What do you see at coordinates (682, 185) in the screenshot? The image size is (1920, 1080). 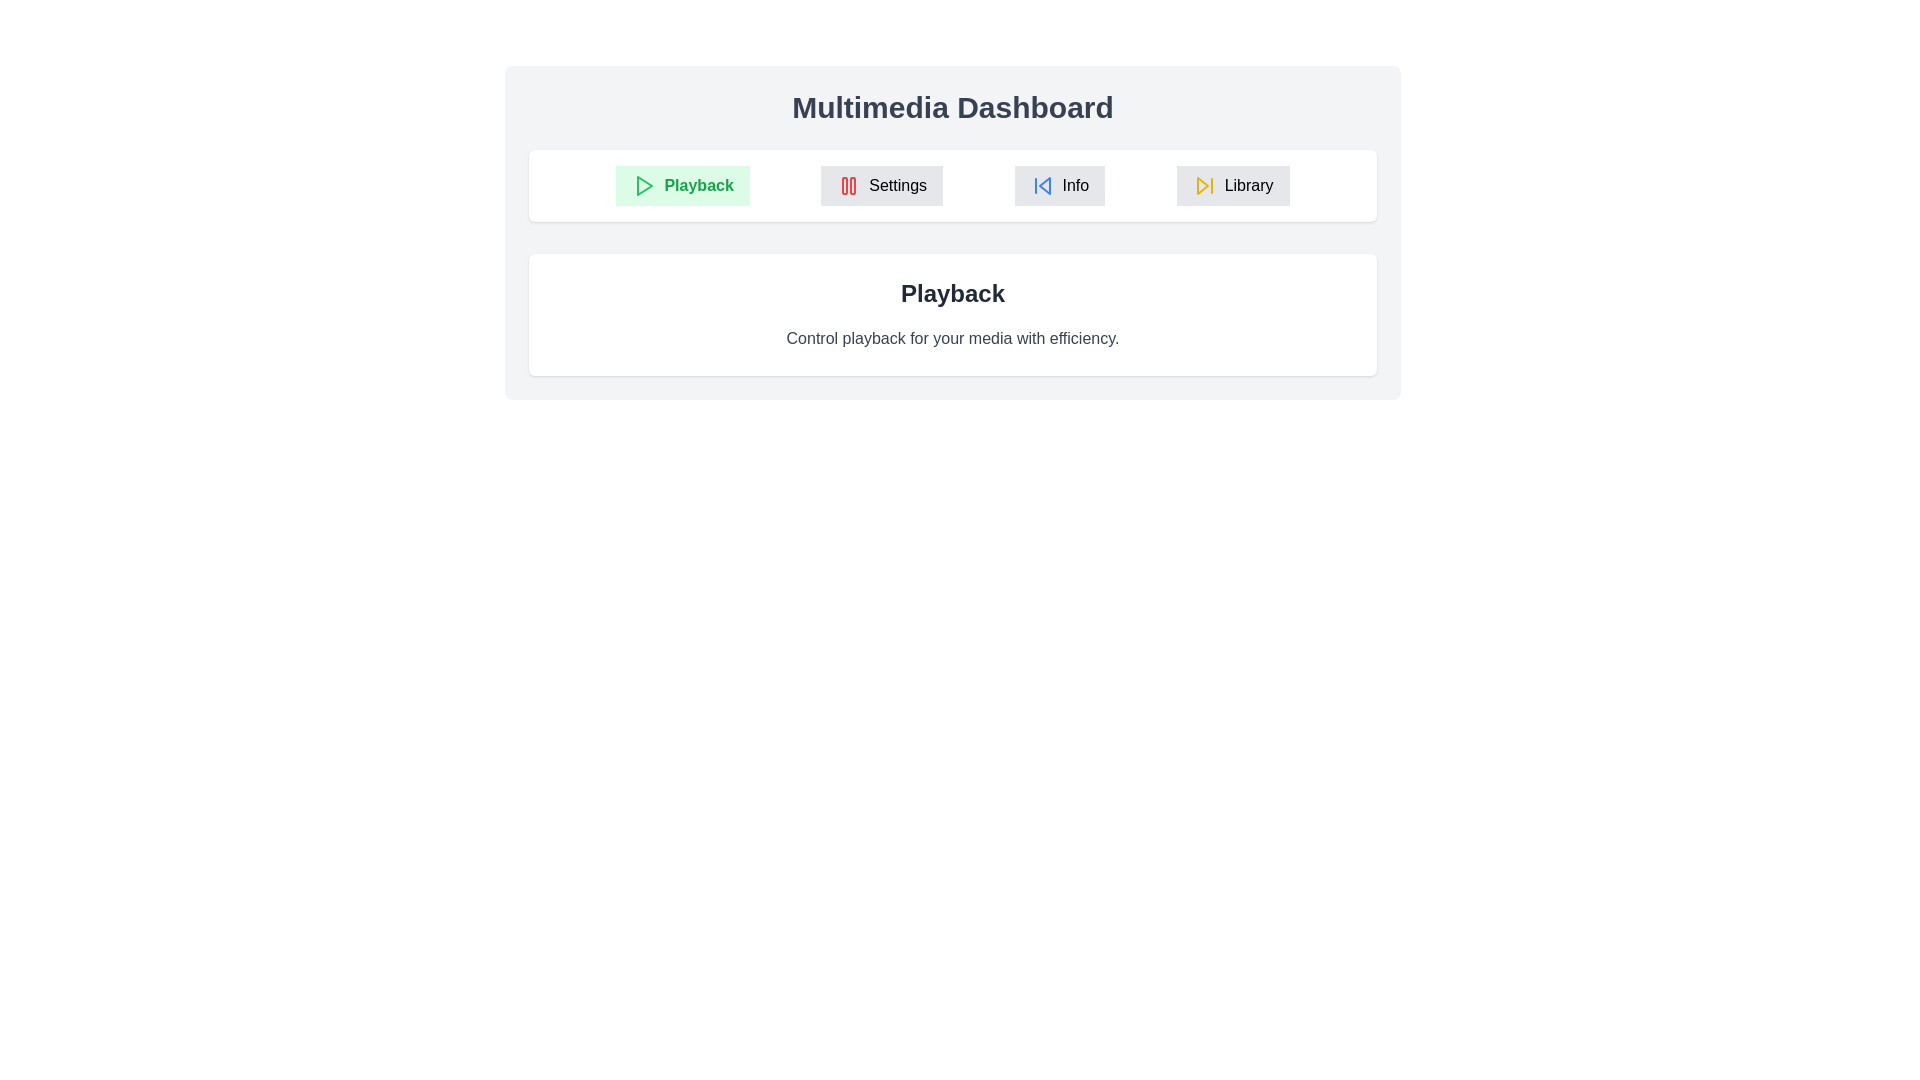 I see `the Playback tab` at bounding box center [682, 185].